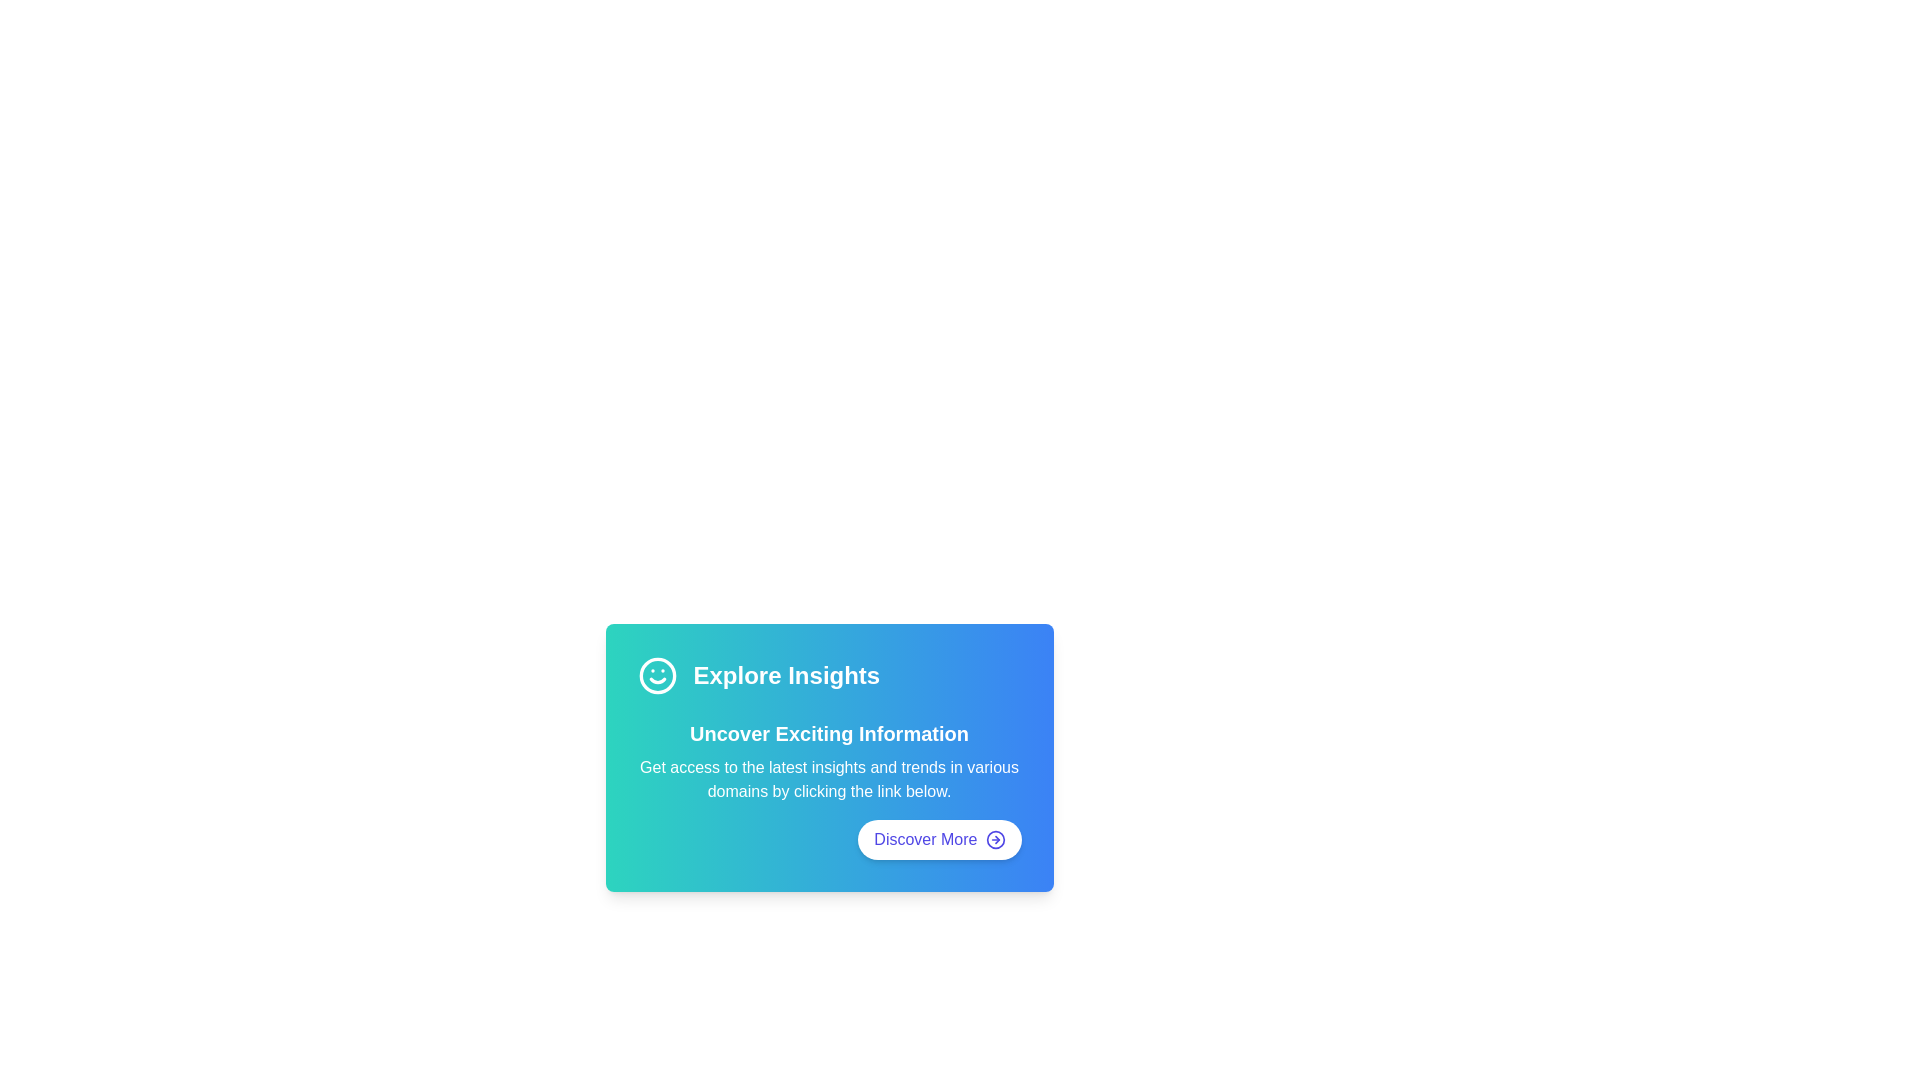  What do you see at coordinates (995, 840) in the screenshot?
I see `the navigation icon located to the right of the 'Discover More' text inside the button at the bottom right of the card-like panel` at bounding box center [995, 840].